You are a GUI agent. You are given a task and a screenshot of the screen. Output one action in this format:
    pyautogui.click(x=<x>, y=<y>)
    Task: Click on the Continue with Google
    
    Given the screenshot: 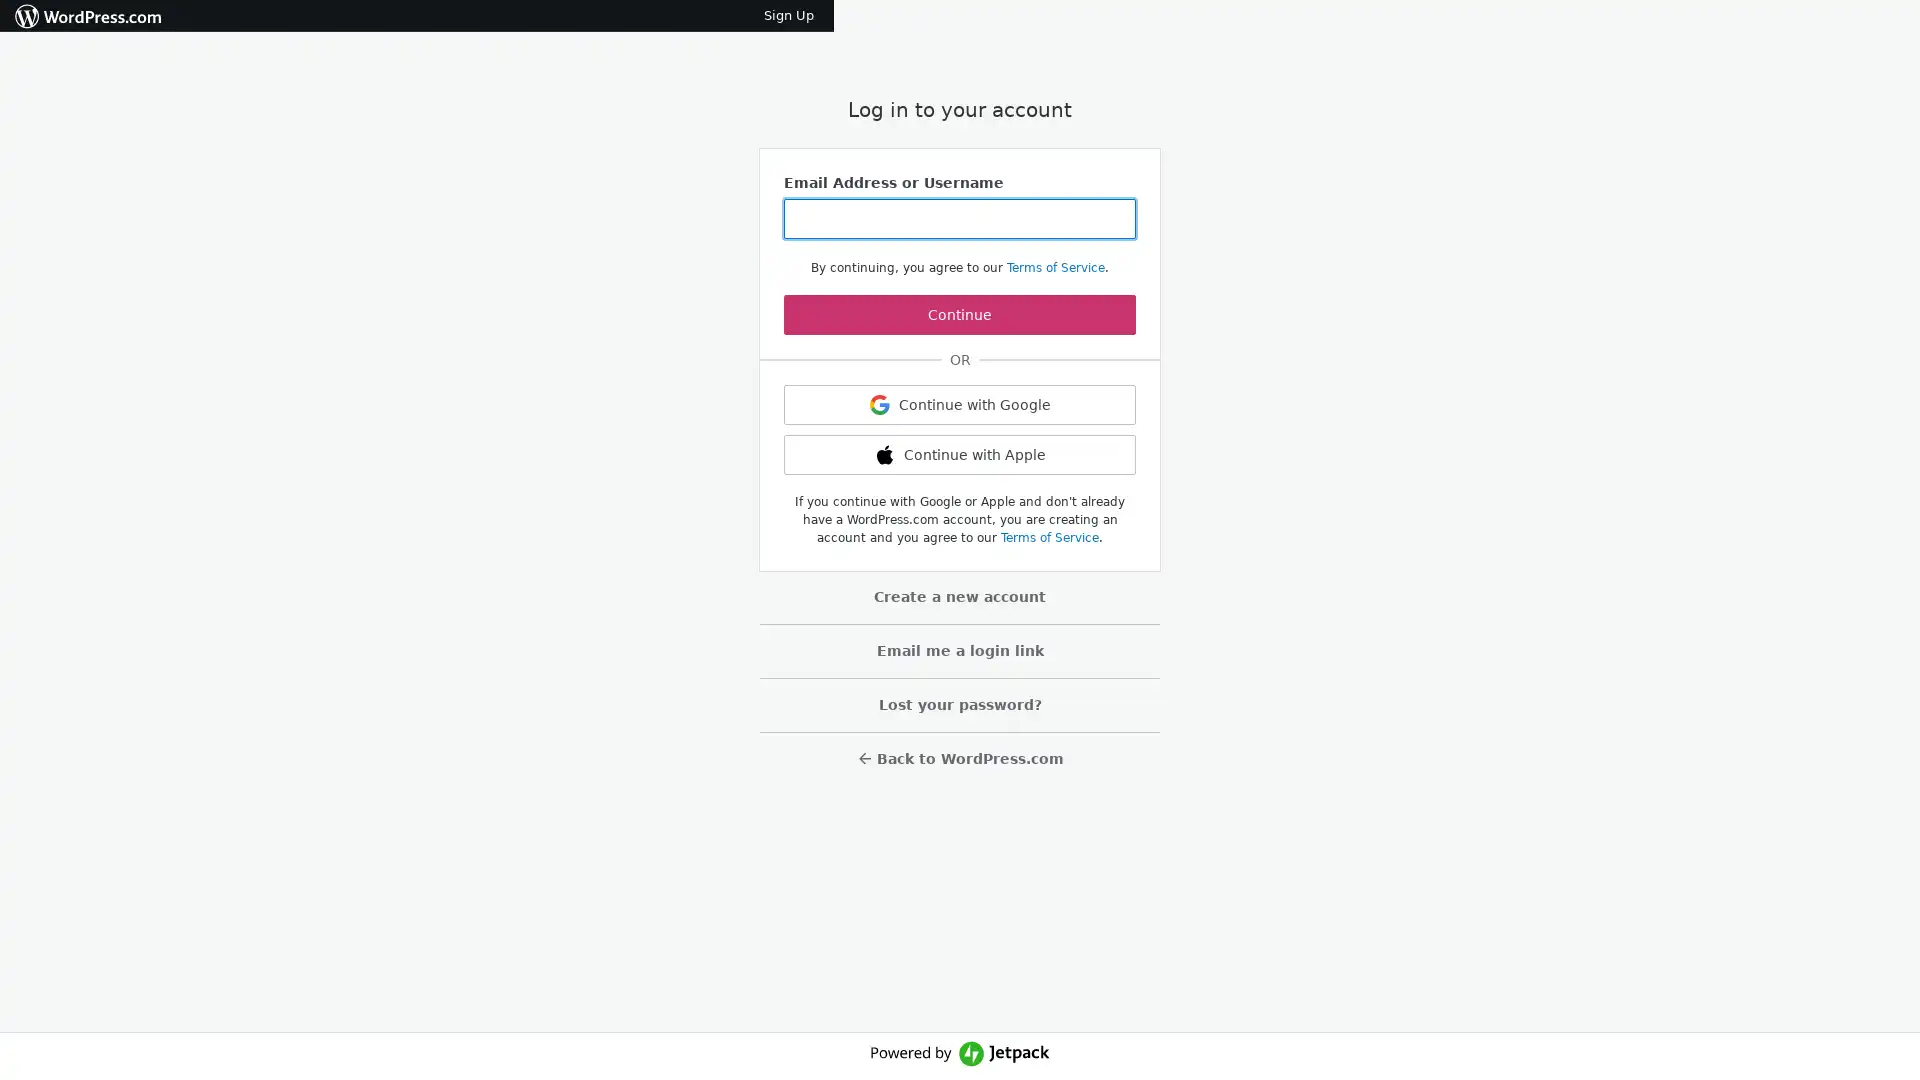 What is the action you would take?
    pyautogui.click(x=960, y=405)
    